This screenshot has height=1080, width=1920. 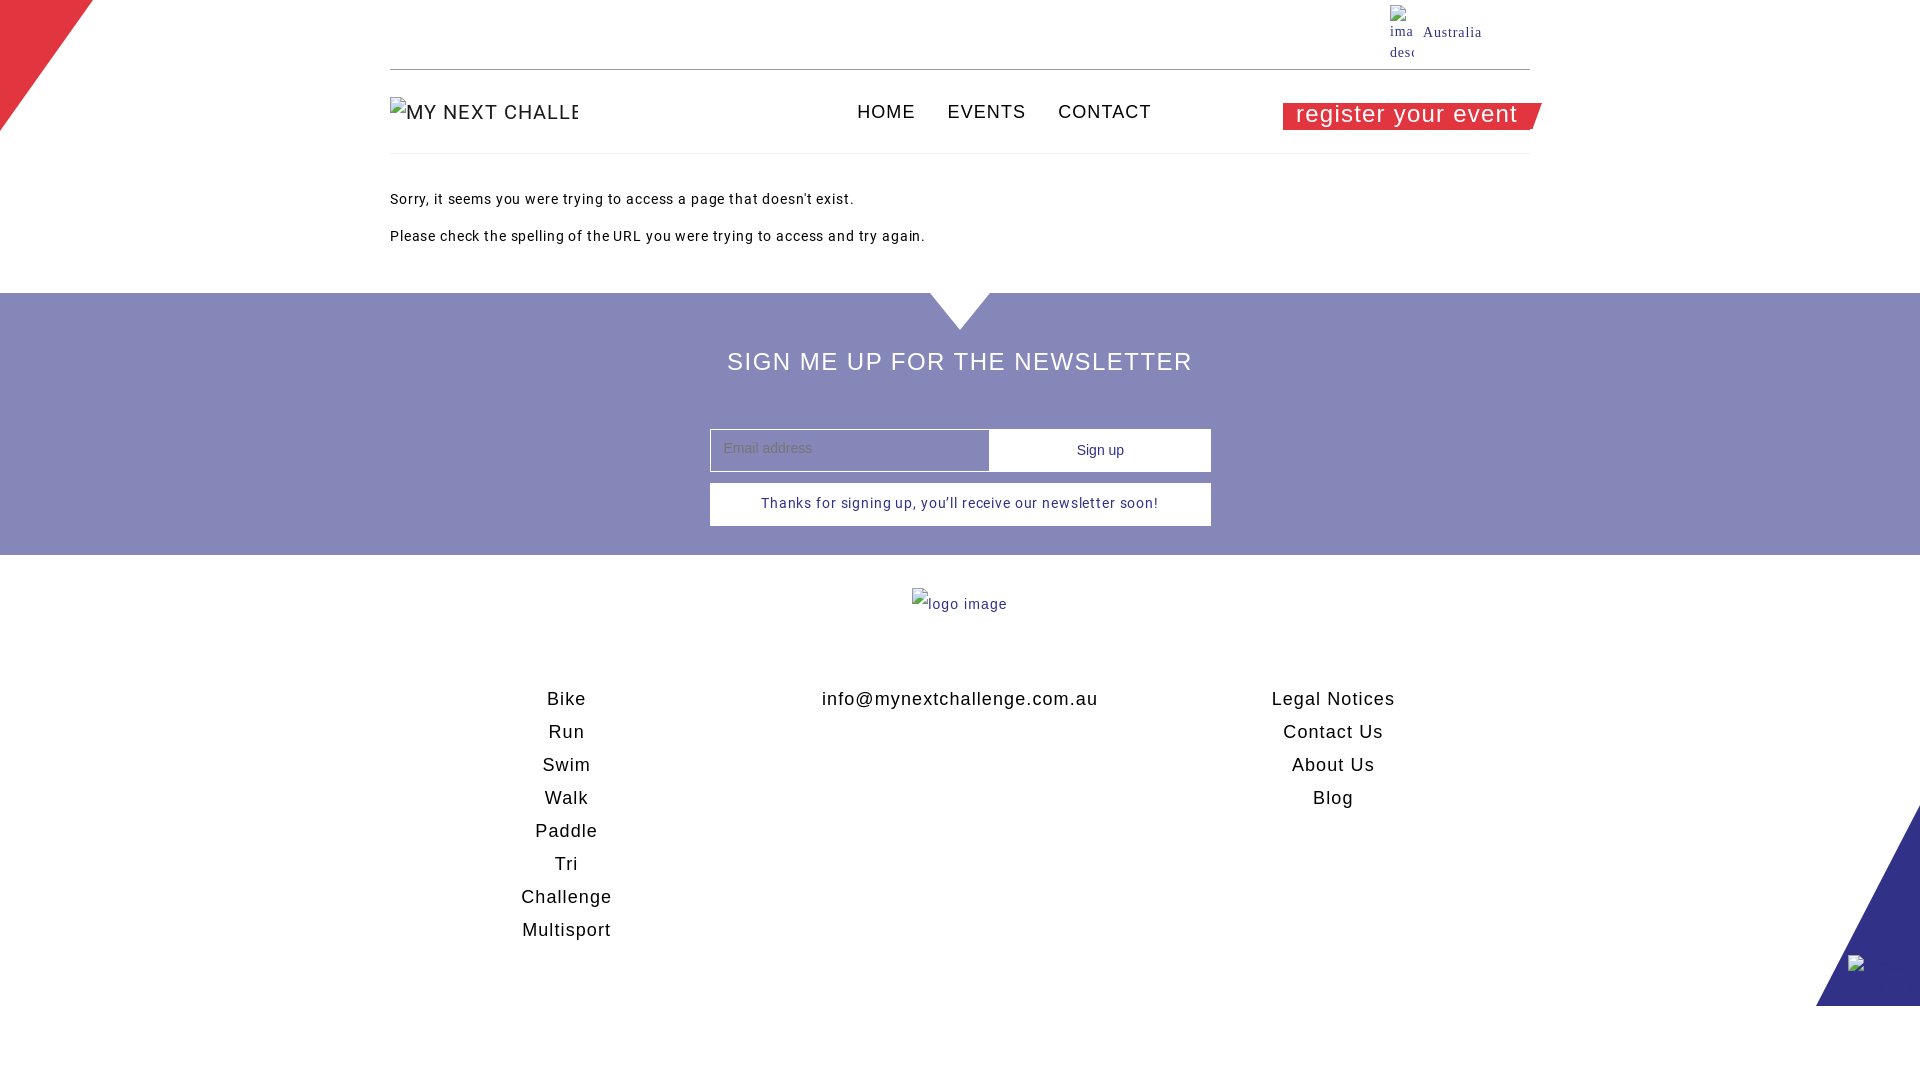 What do you see at coordinates (987, 113) in the screenshot?
I see `'EVENTS'` at bounding box center [987, 113].